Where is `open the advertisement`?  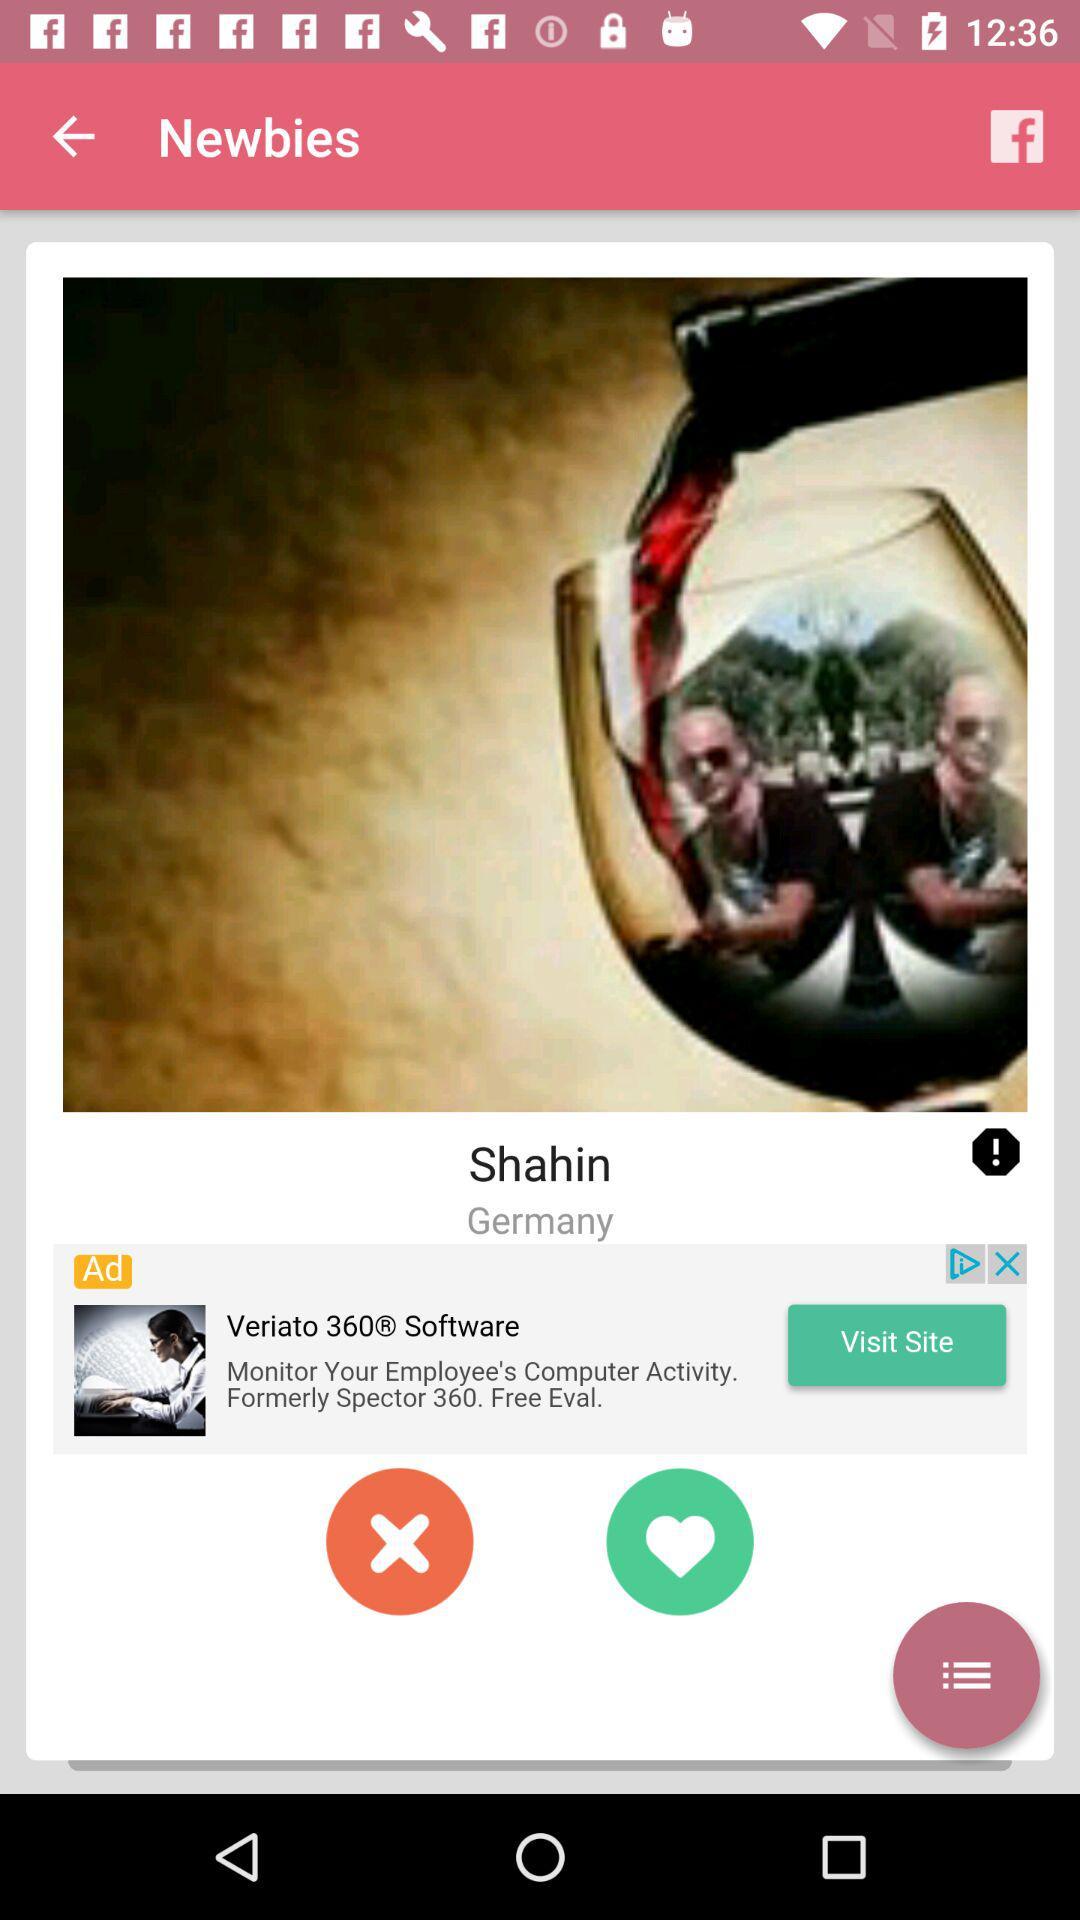
open the advertisement is located at coordinates (540, 1349).